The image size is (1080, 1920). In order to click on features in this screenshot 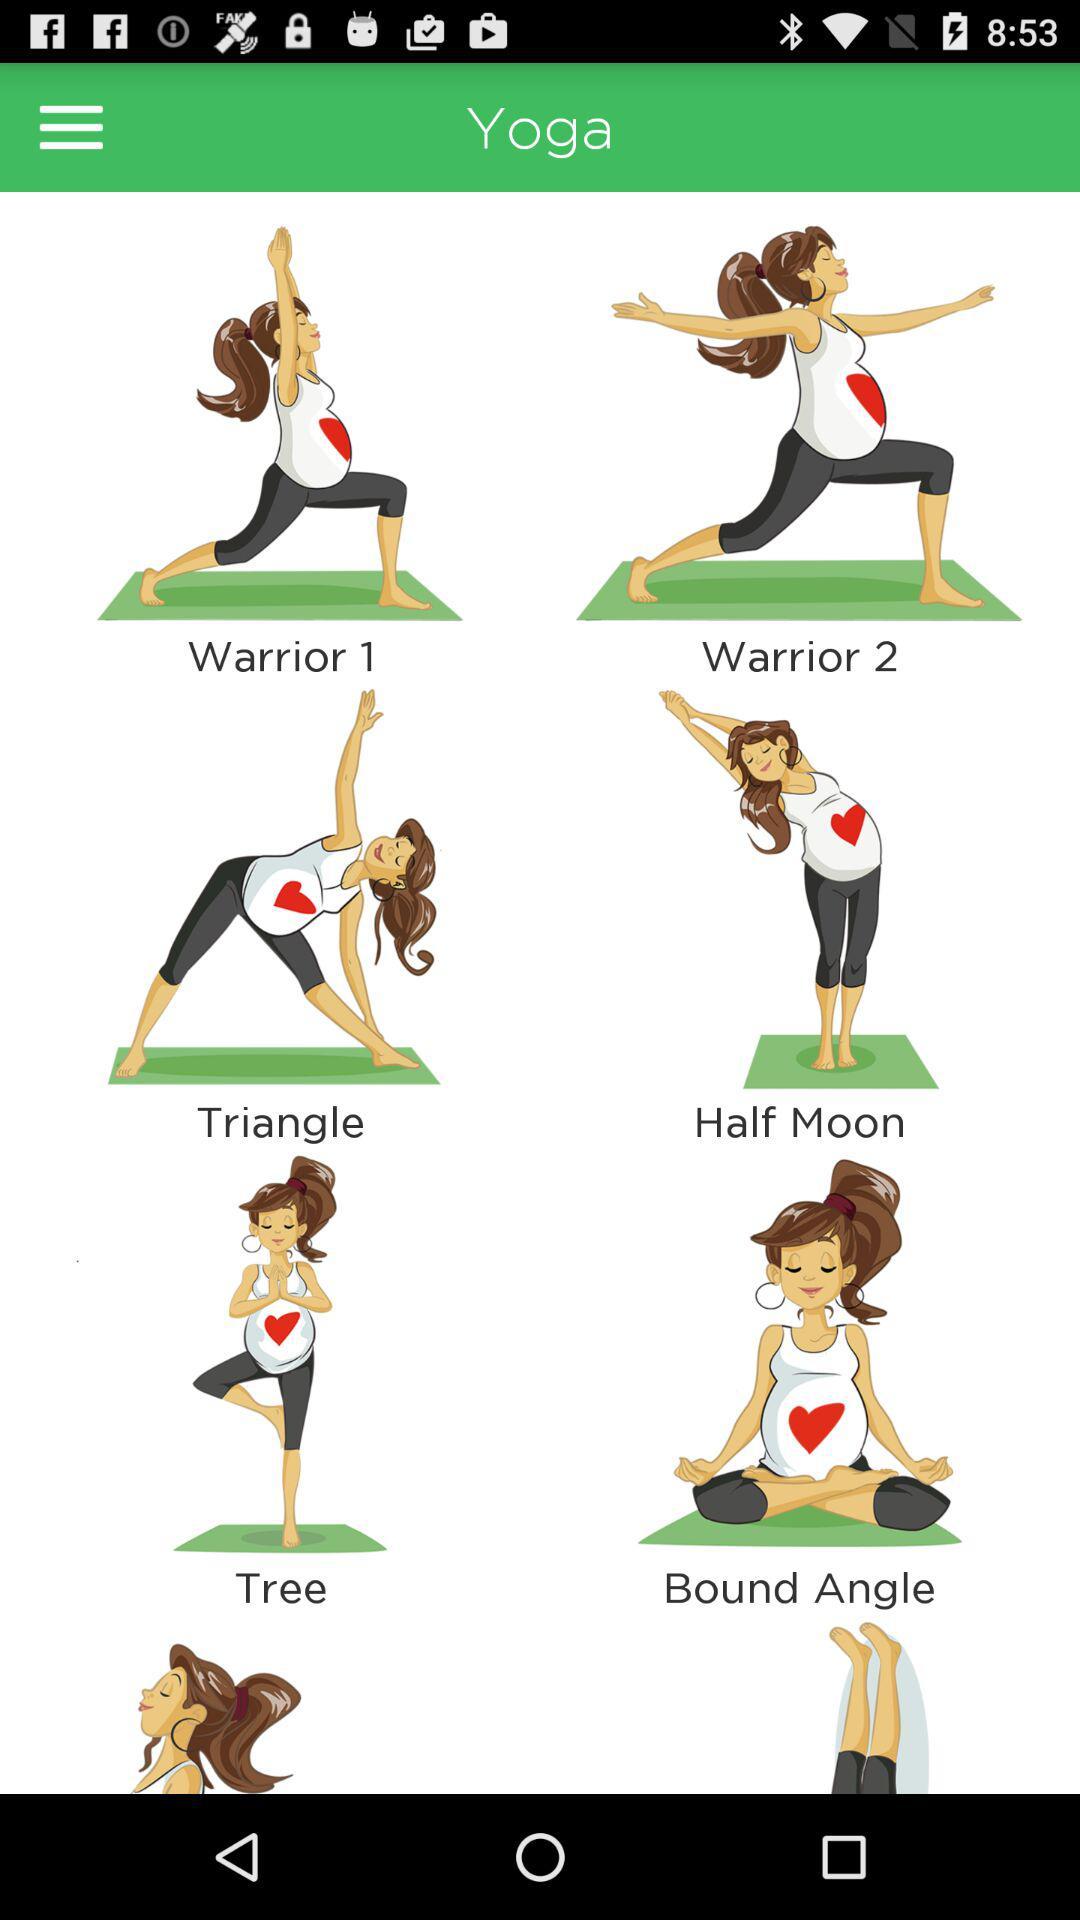, I will do `click(70, 126)`.